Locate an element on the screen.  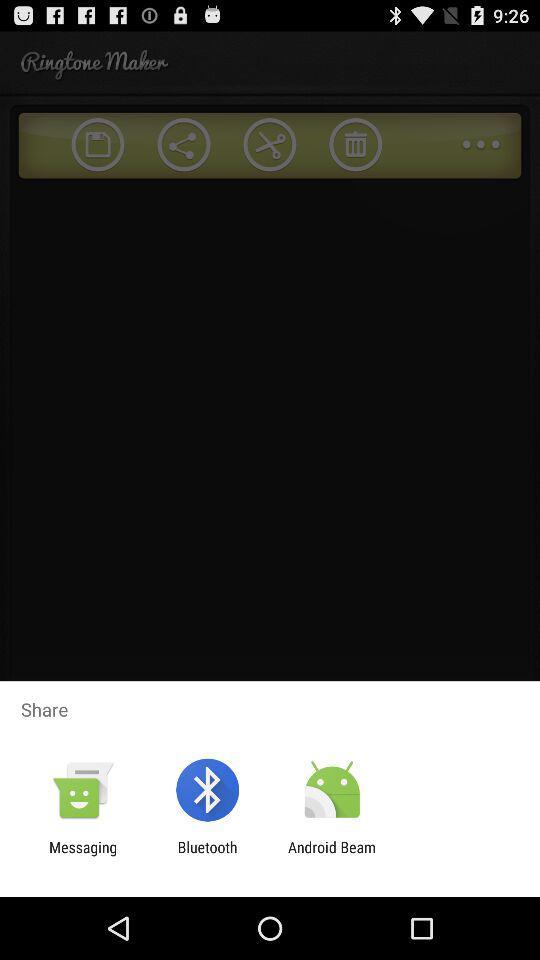
the app to the left of android beam item is located at coordinates (206, 855).